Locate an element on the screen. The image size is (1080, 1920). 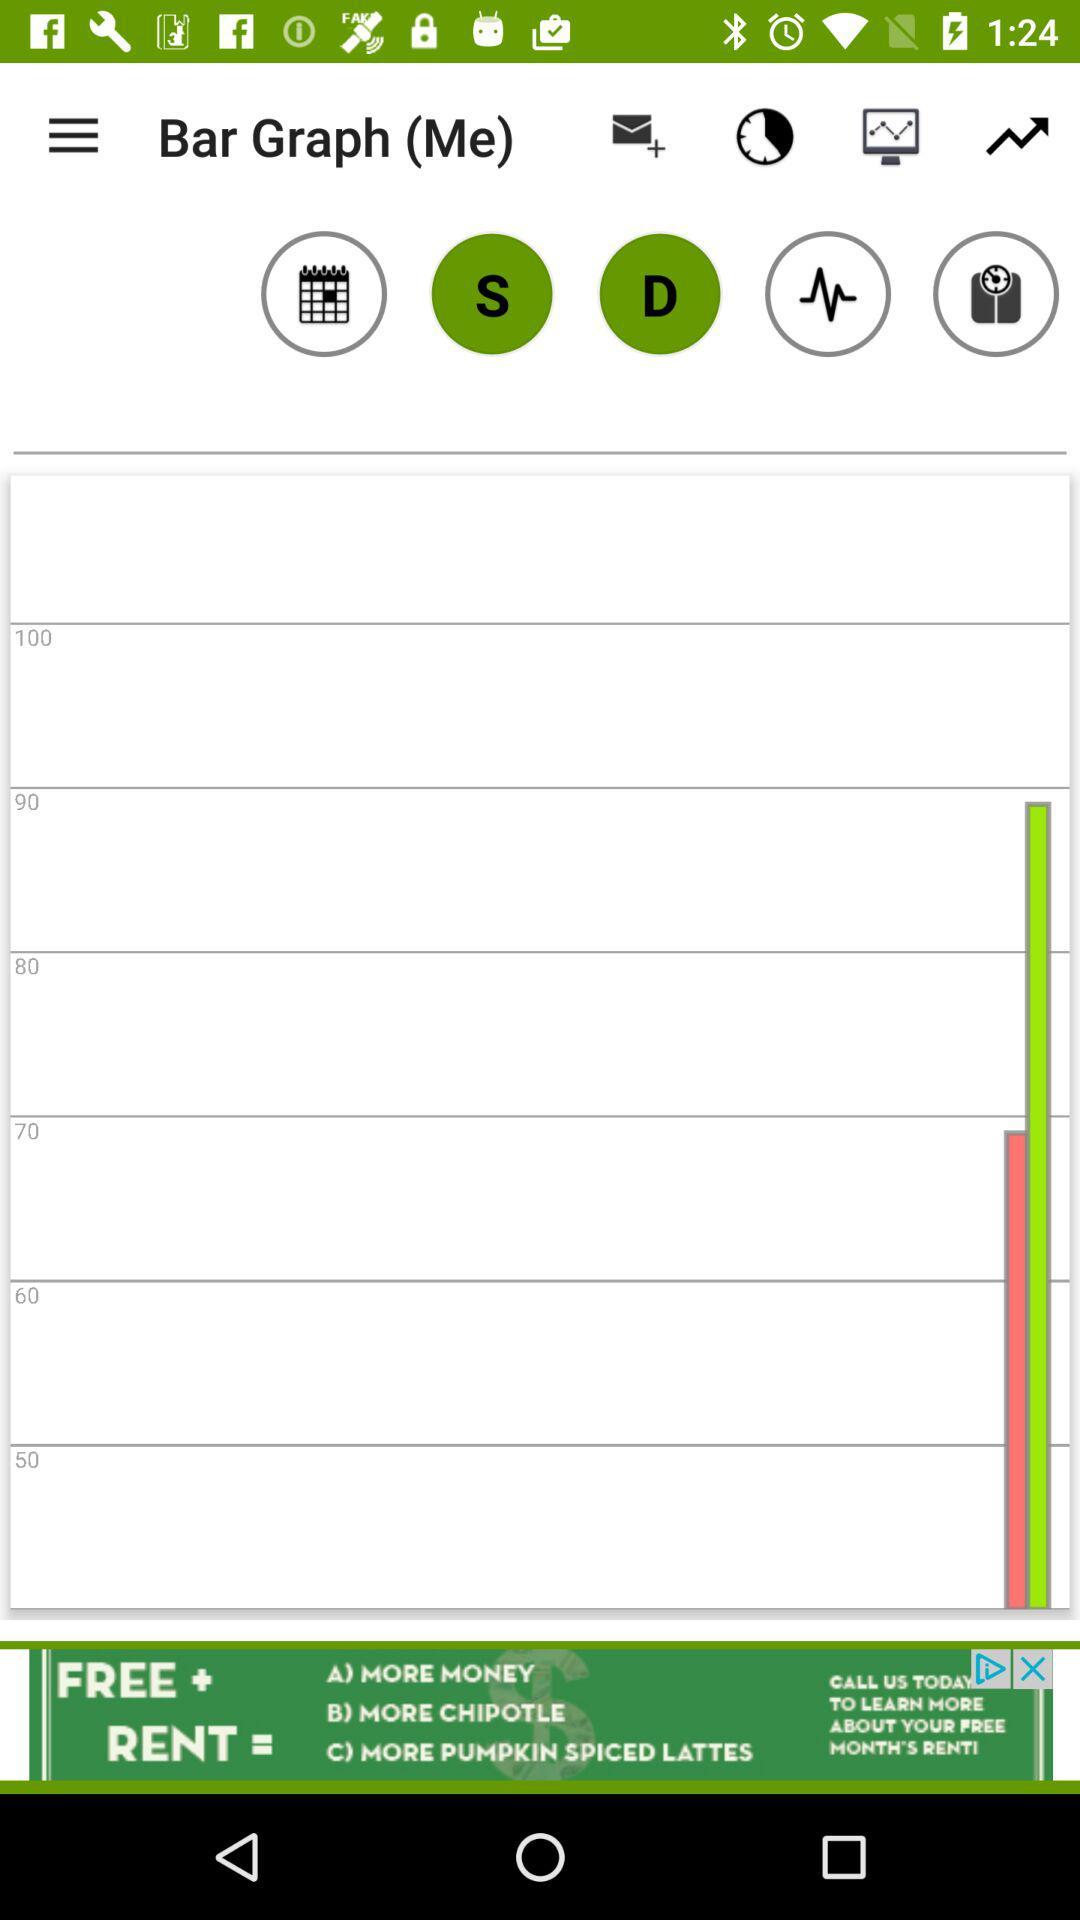
advertisement area is located at coordinates (540, 1713).